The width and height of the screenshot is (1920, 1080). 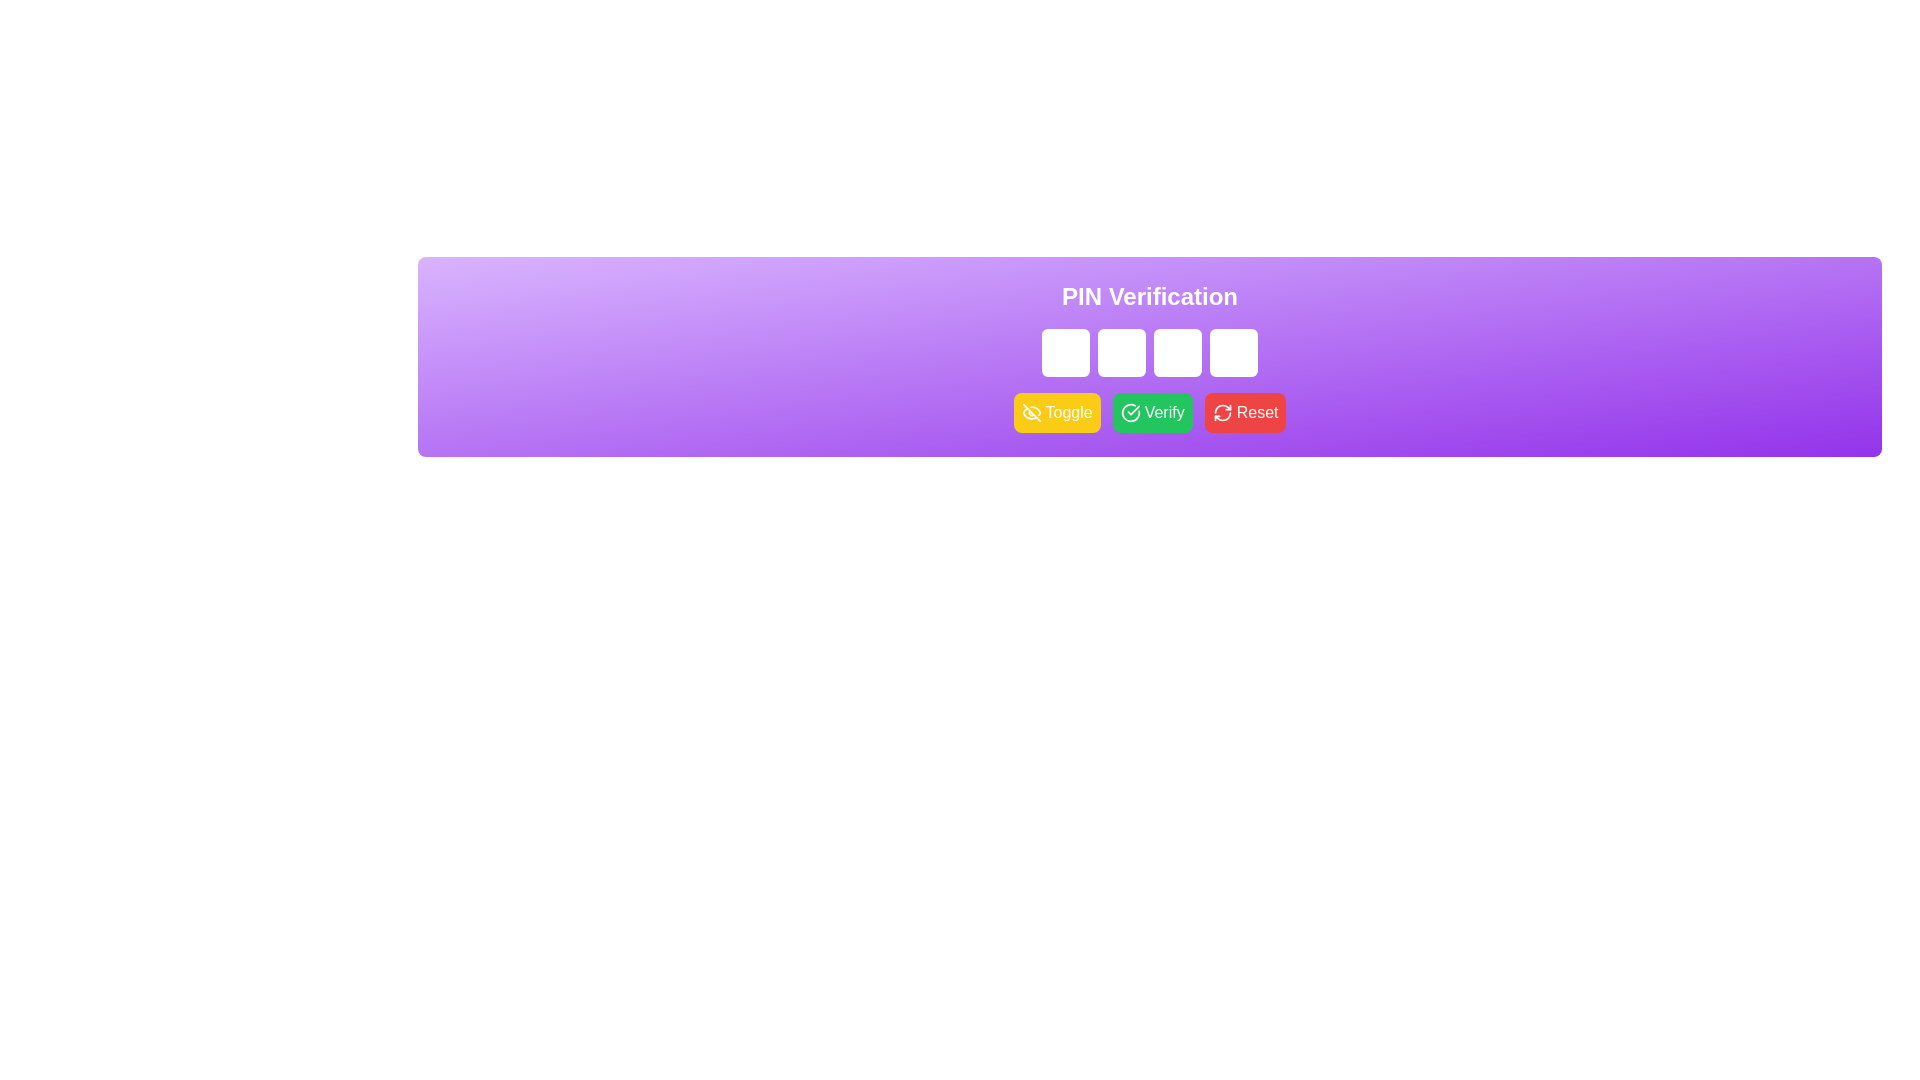 I want to click on the first single-character password input field, which has a square shape with rounded corners and a white background, to focus the input box, so click(x=1064, y=352).